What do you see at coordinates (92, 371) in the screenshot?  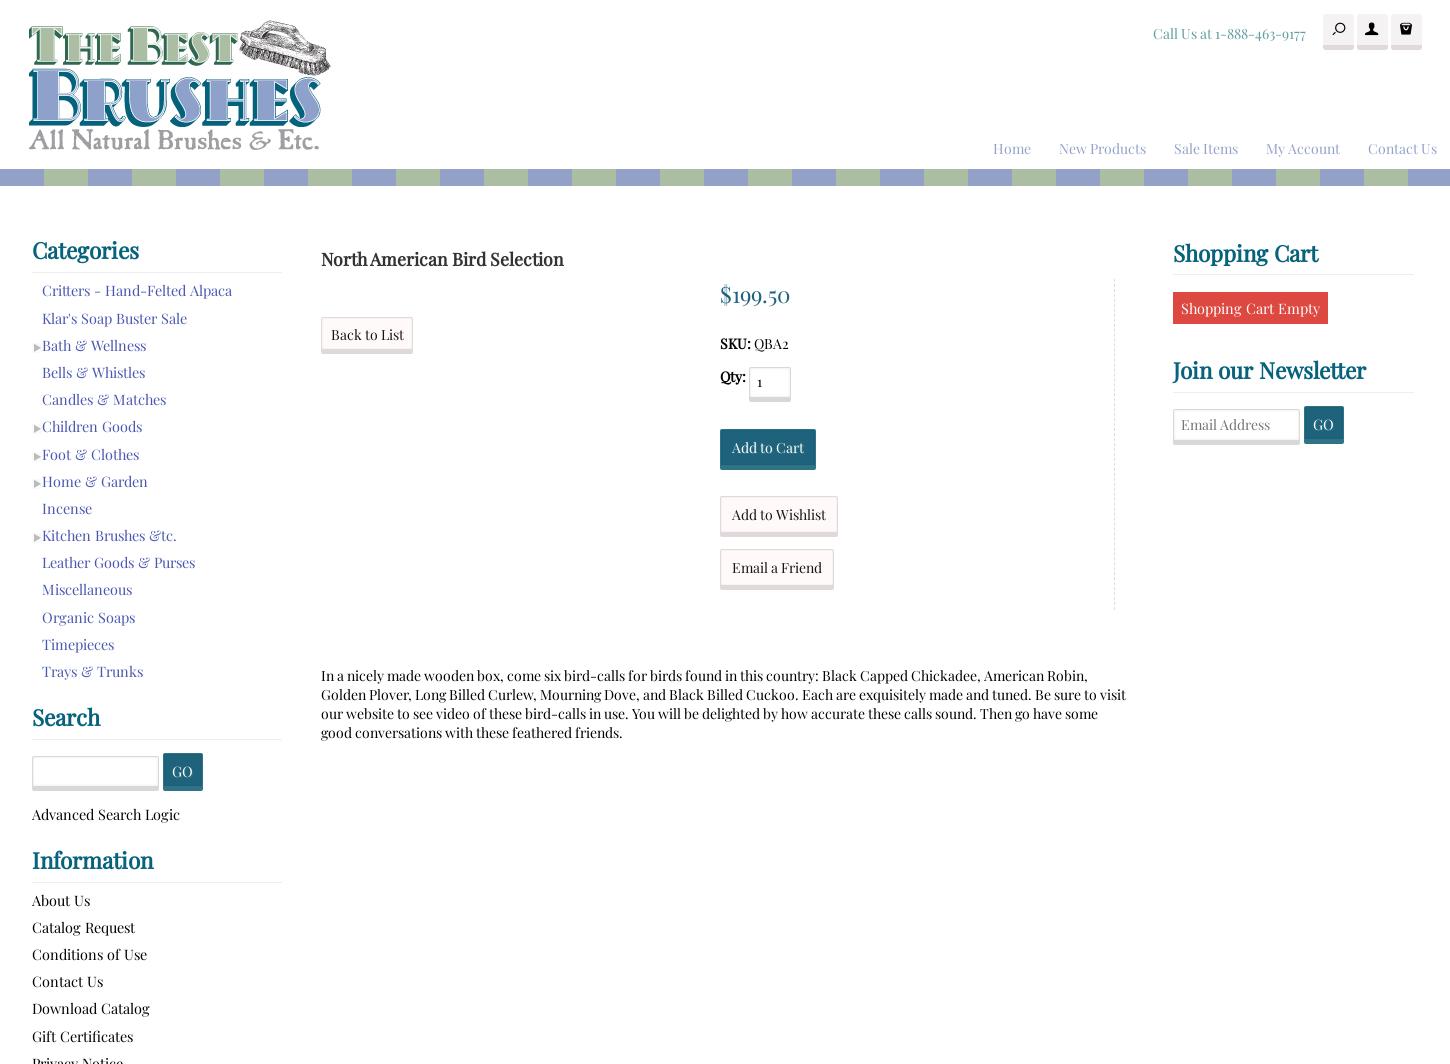 I see `'Bells & Whistles'` at bounding box center [92, 371].